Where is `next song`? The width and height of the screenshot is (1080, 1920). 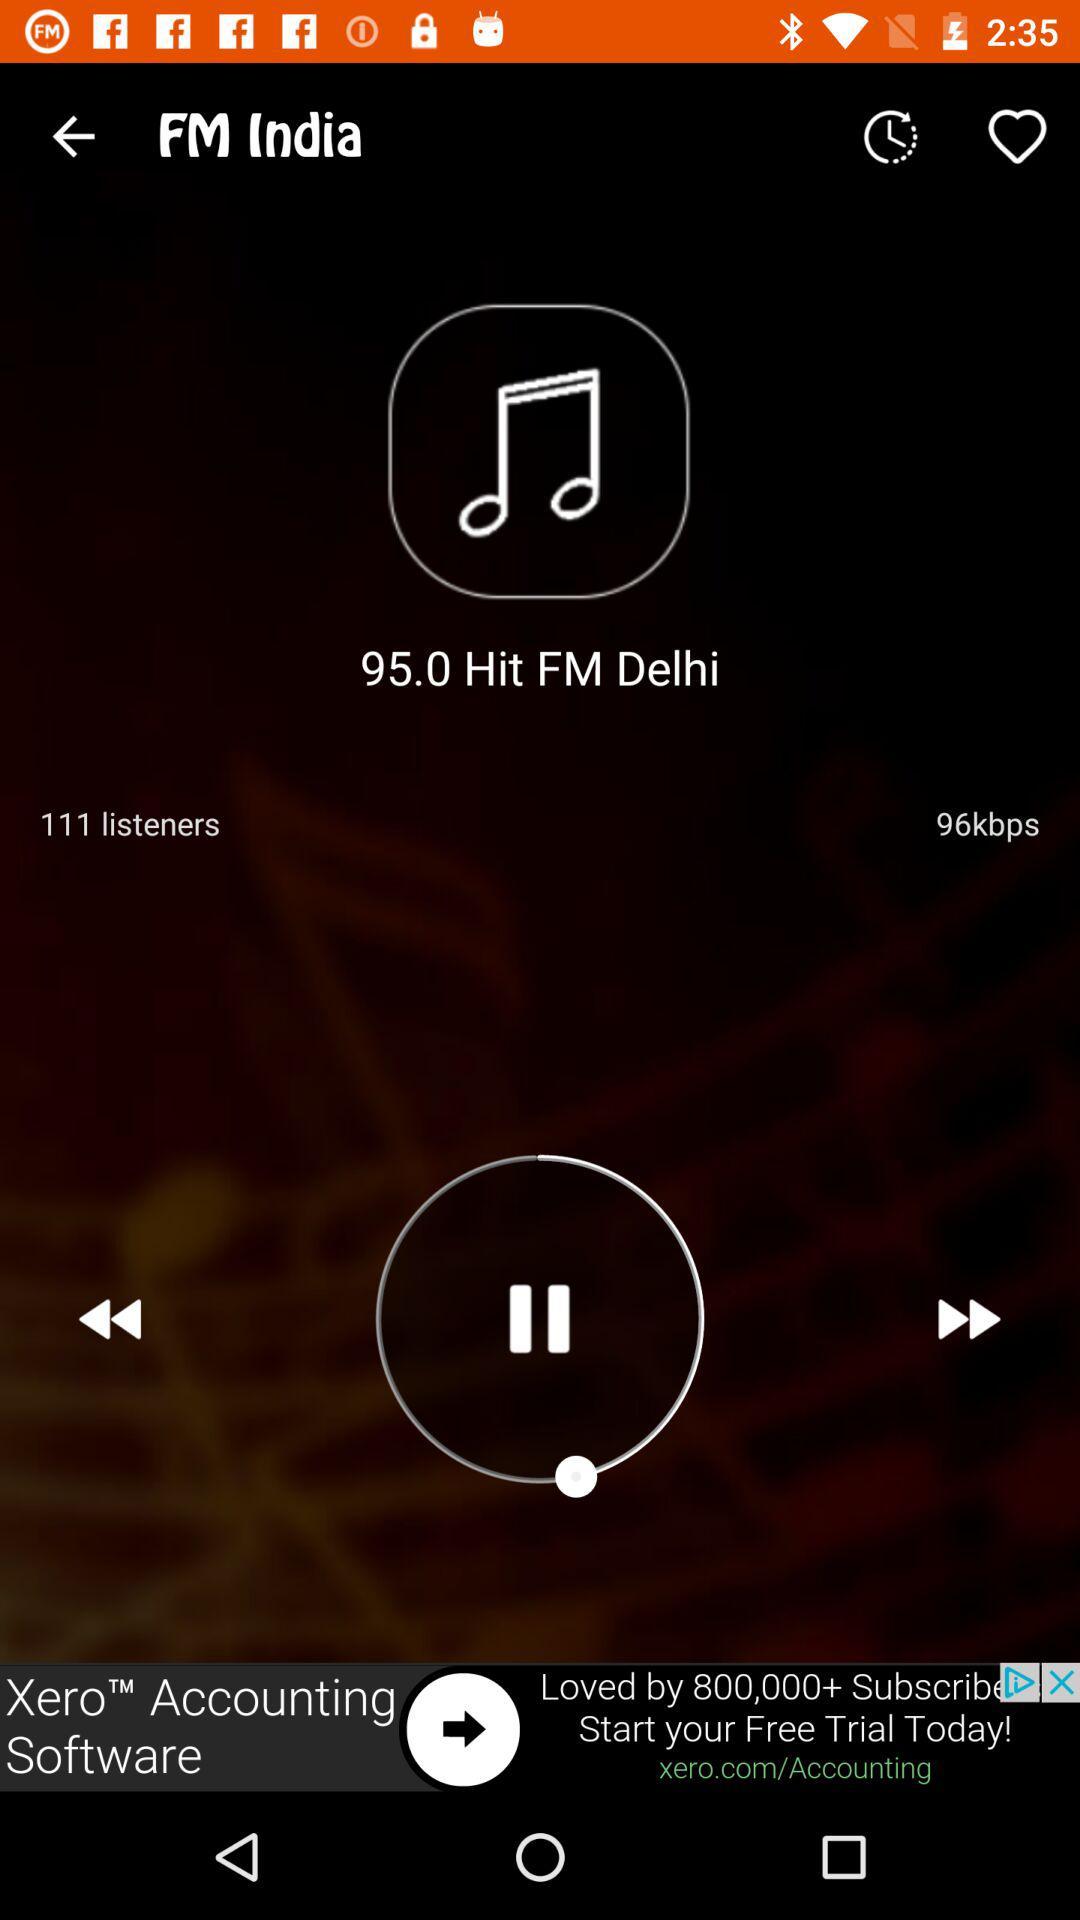
next song is located at coordinates (968, 1319).